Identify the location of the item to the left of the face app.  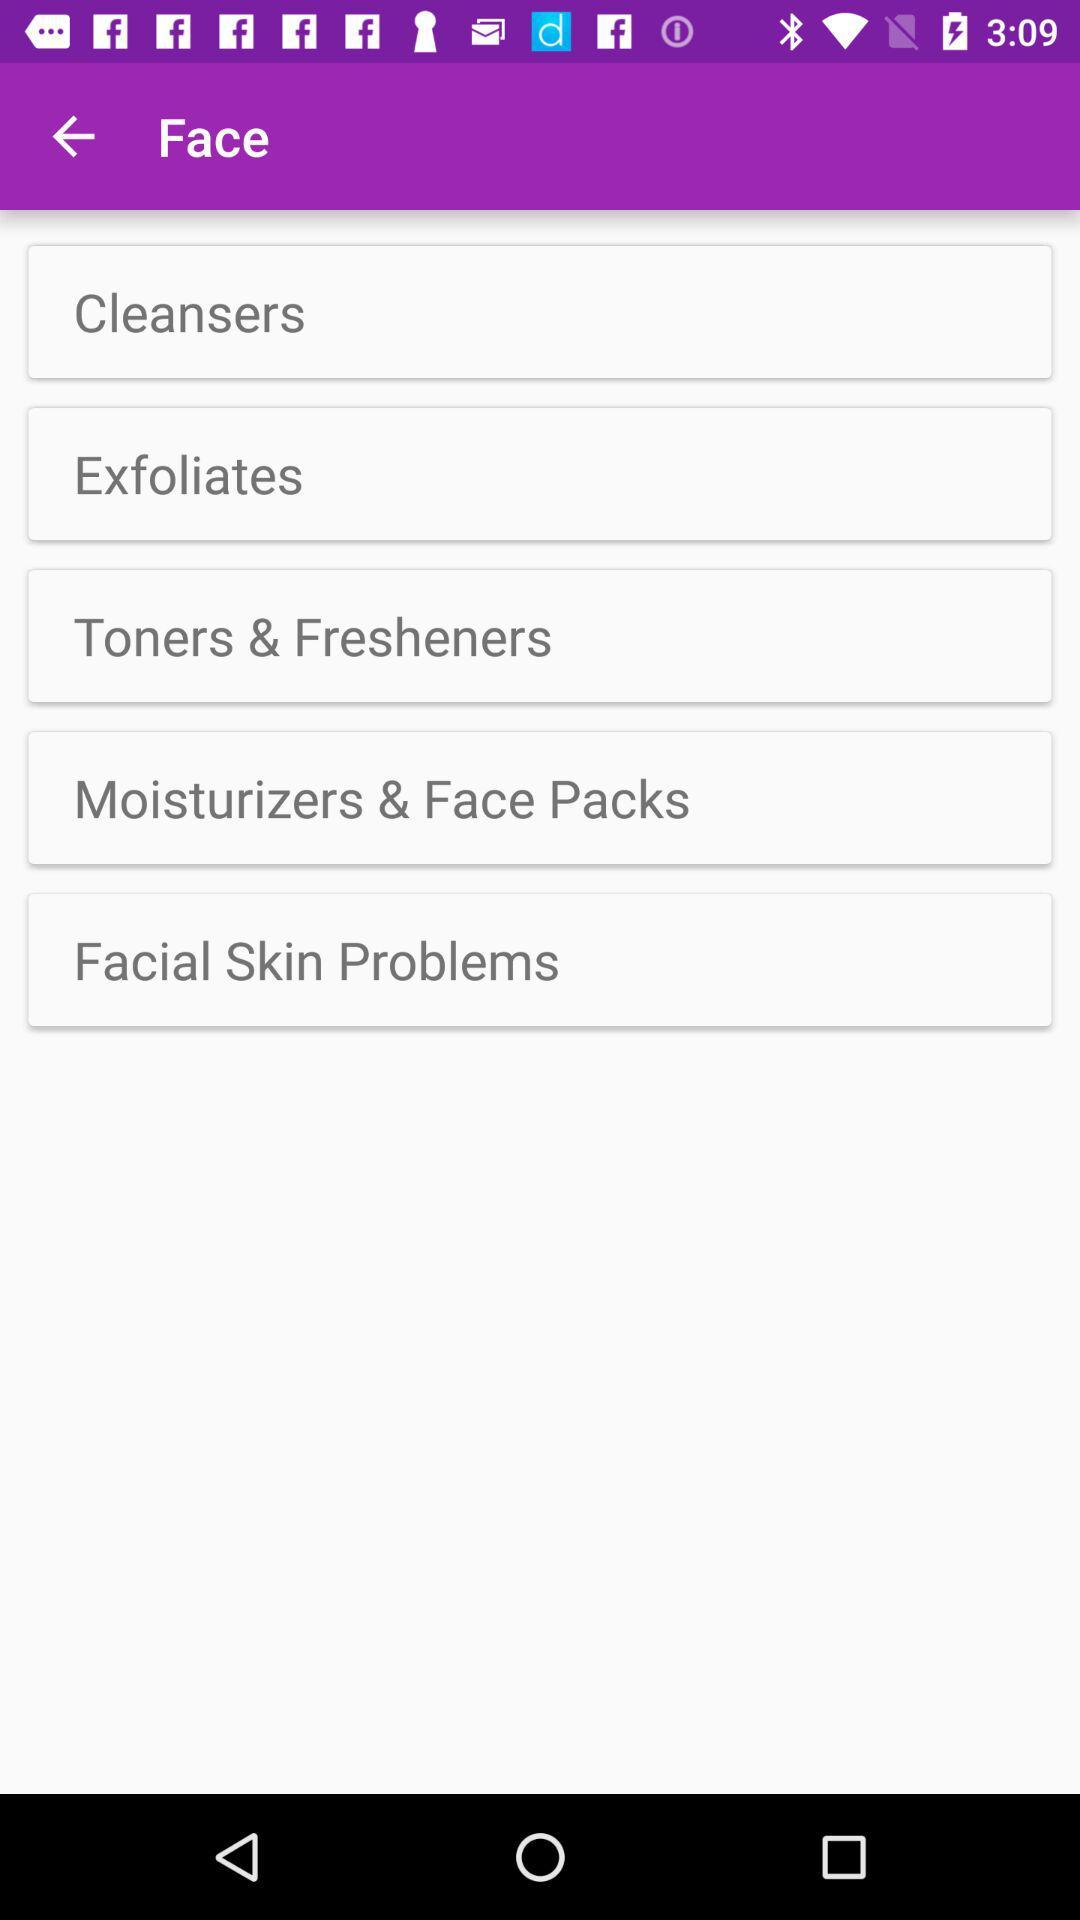
(72, 135).